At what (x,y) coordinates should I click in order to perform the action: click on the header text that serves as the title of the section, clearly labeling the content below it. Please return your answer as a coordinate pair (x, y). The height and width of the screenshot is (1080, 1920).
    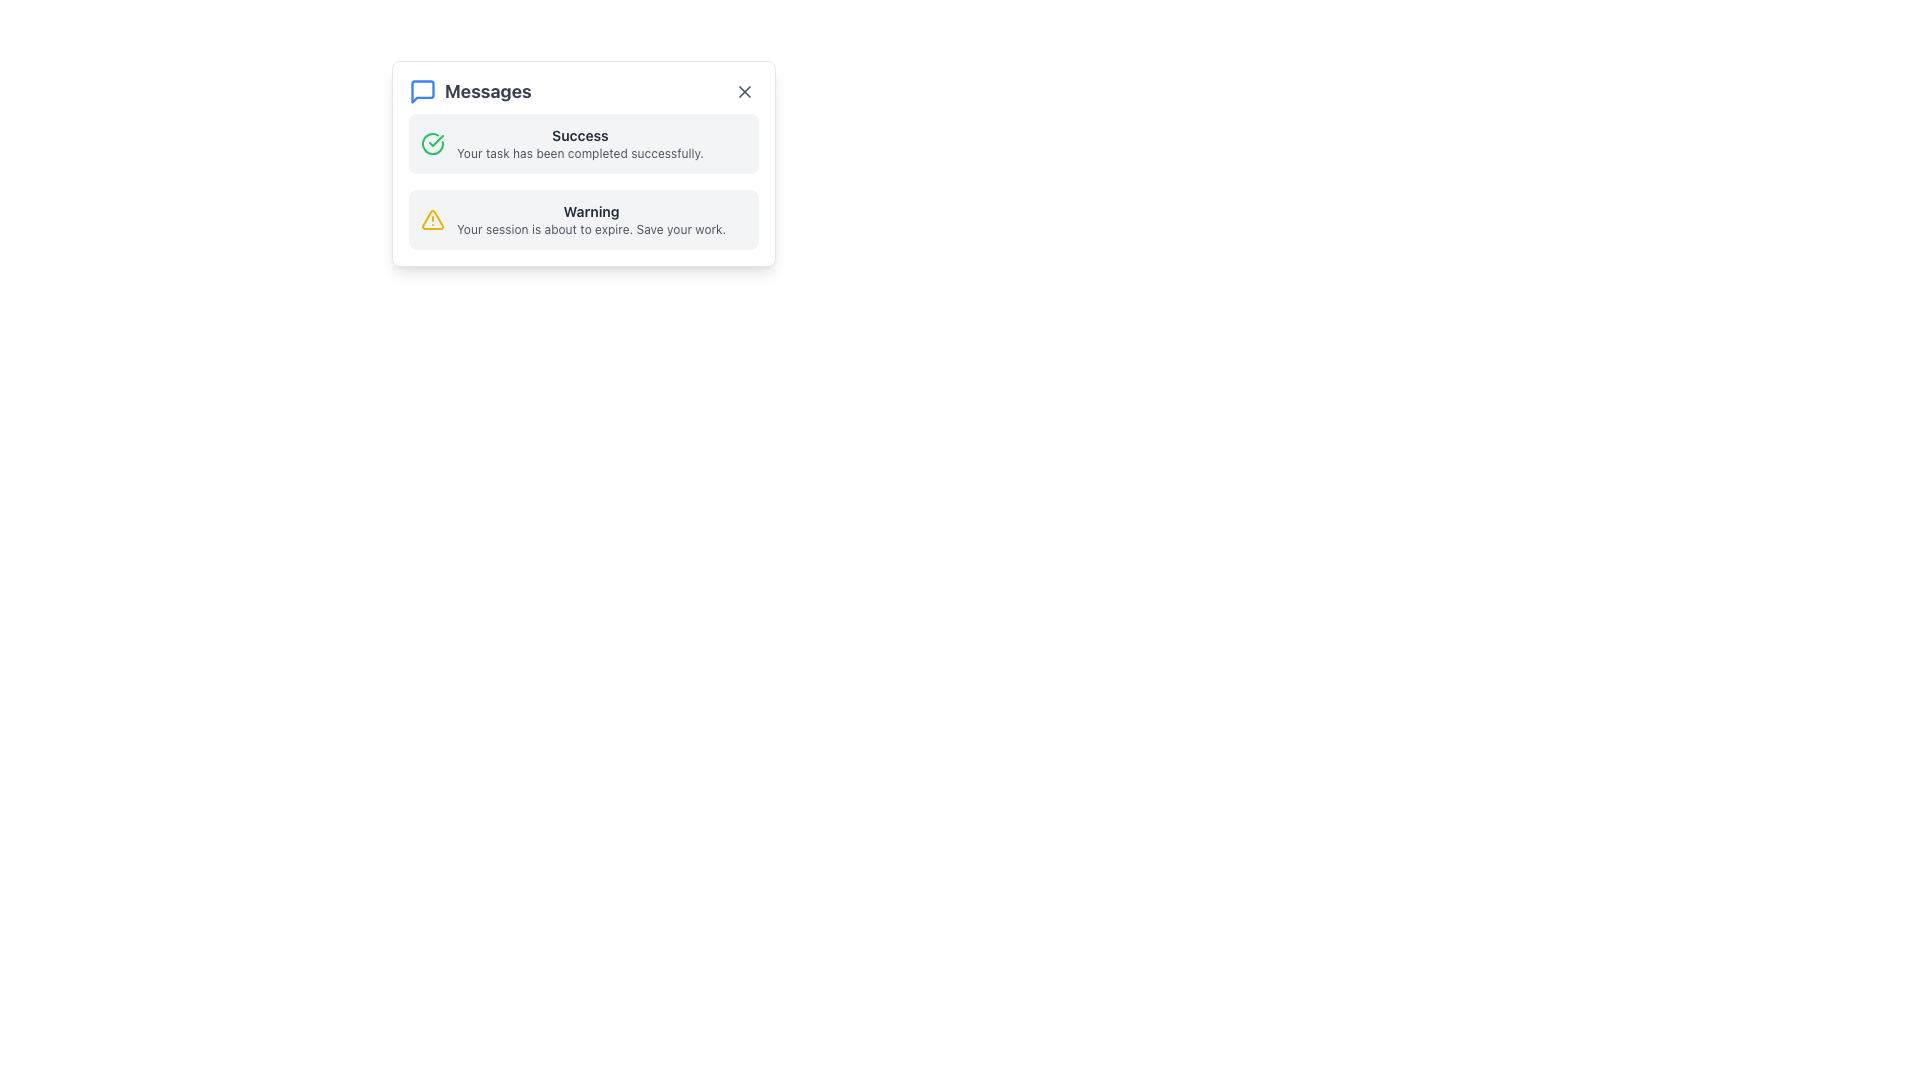
    Looking at the image, I should click on (469, 92).